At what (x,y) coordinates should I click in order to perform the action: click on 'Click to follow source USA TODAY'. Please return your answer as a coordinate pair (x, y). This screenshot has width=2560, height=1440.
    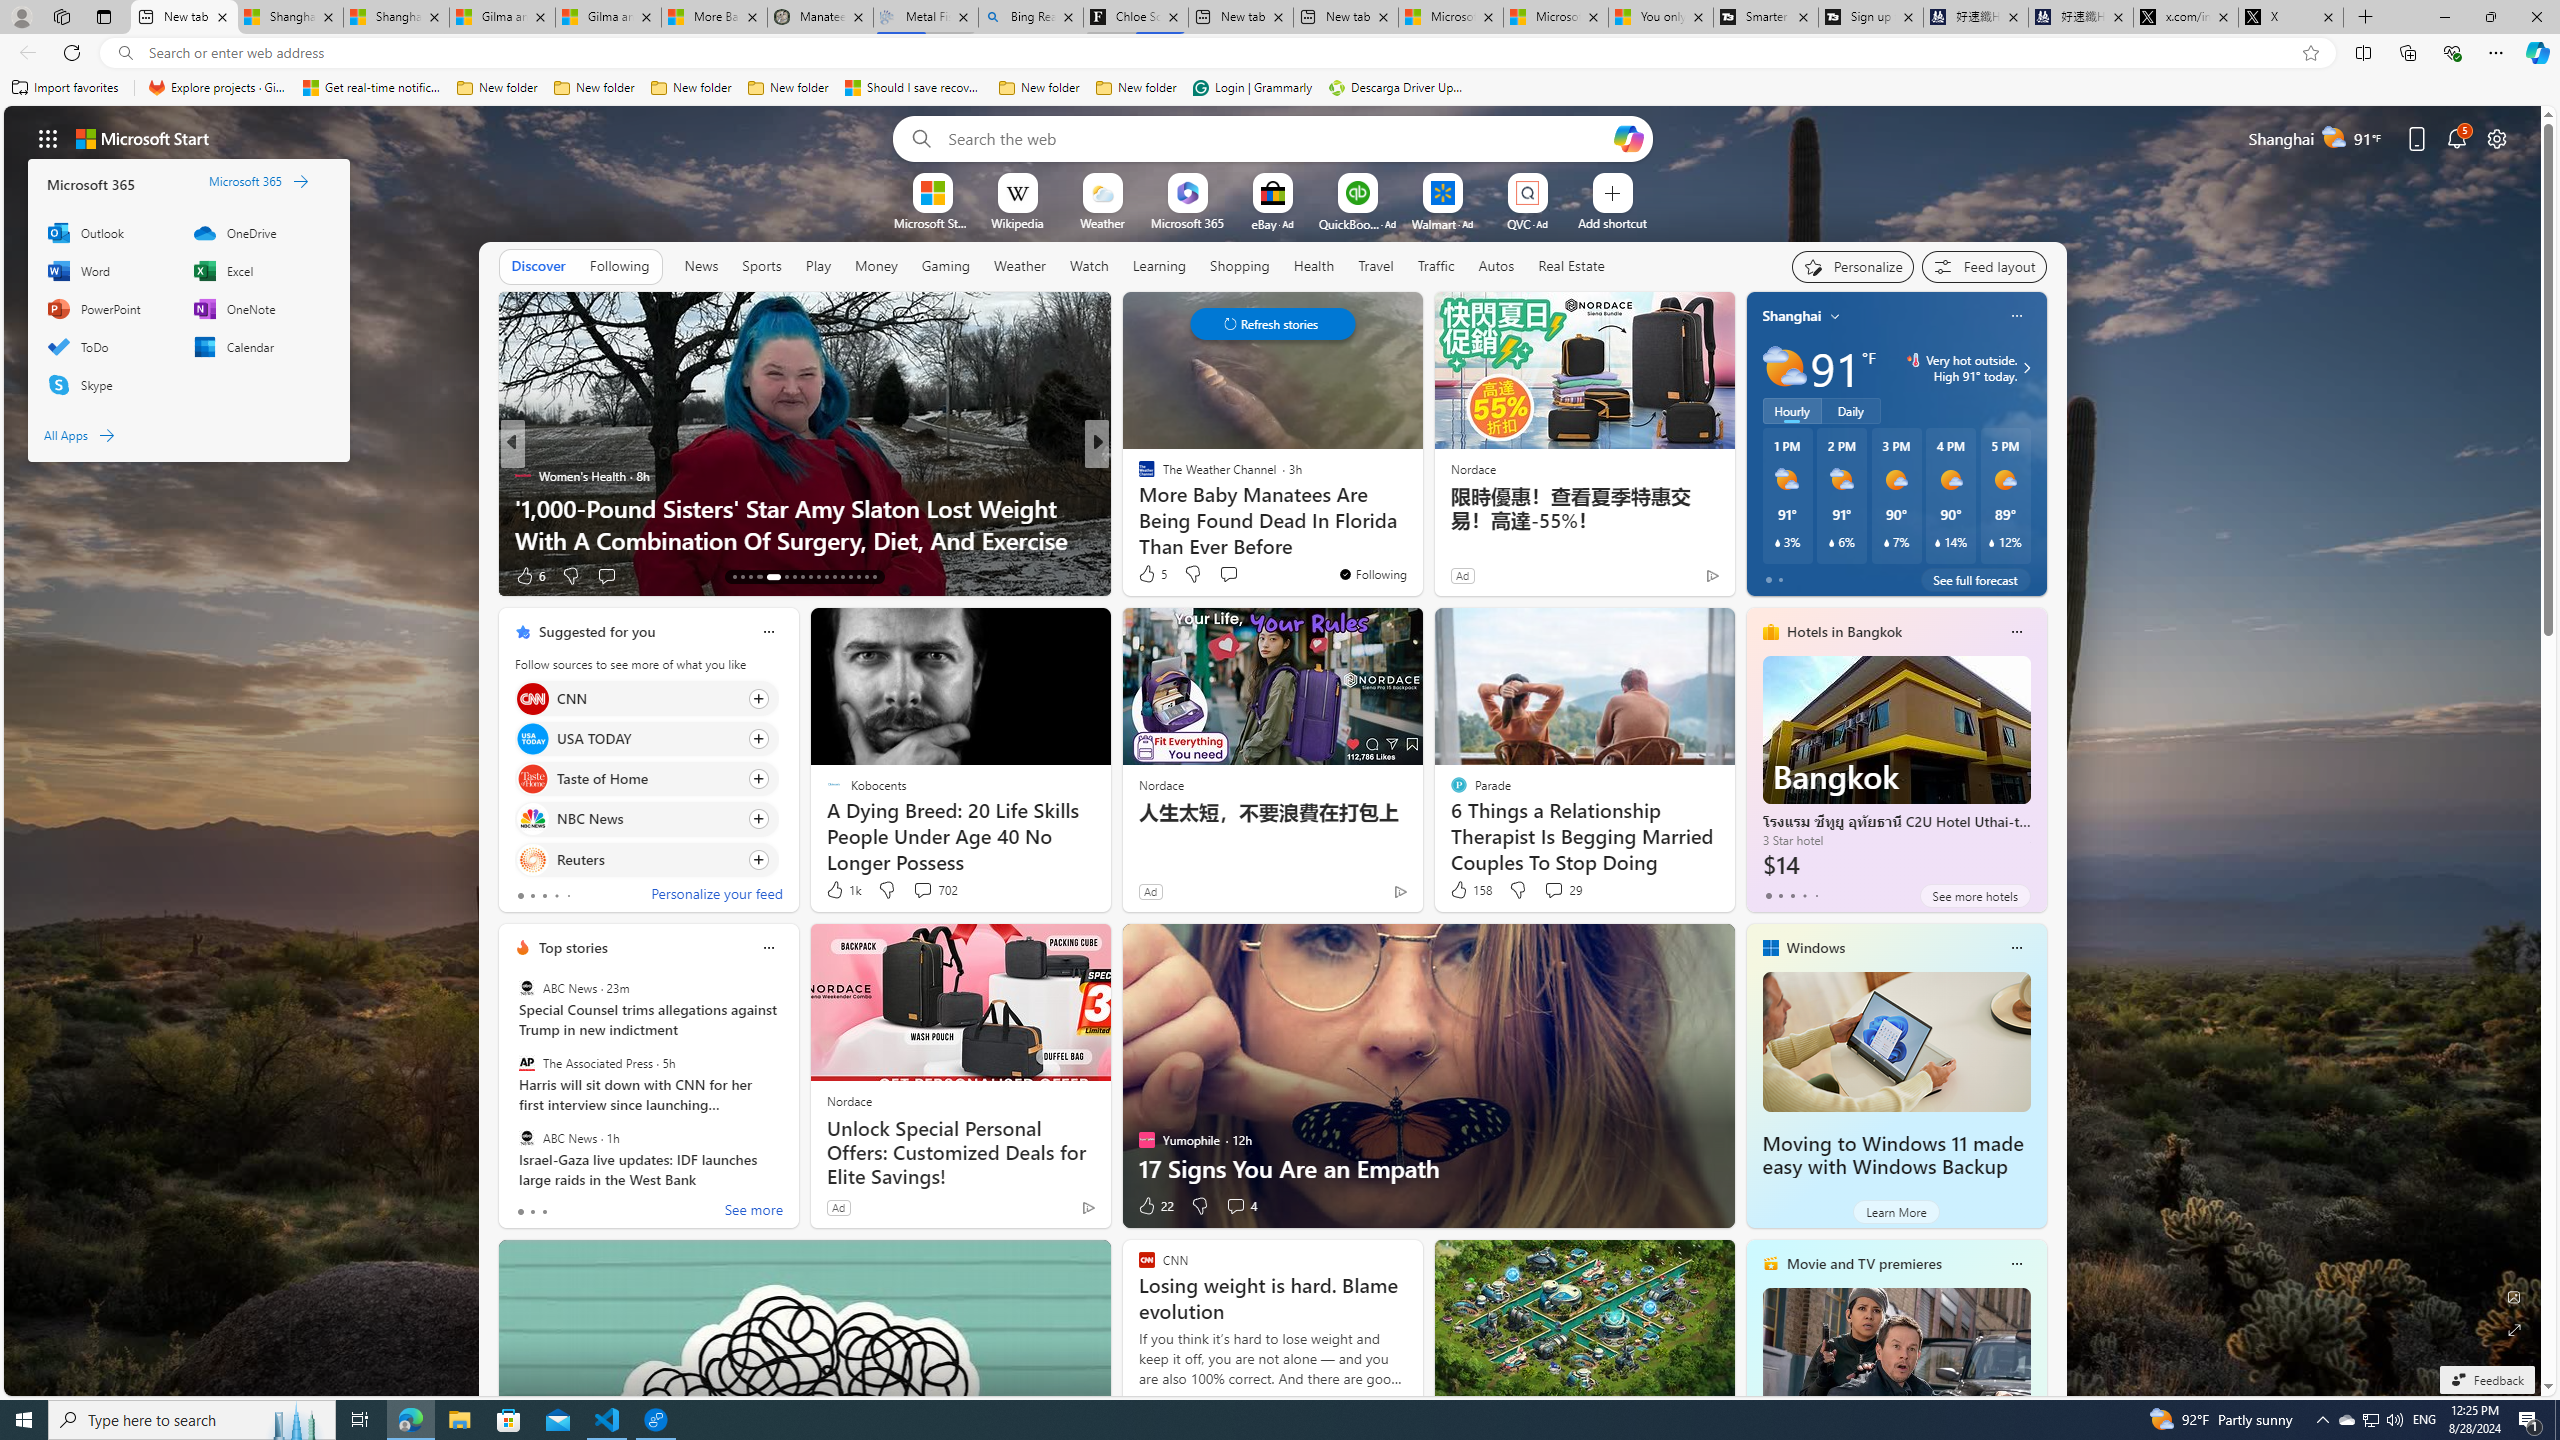
    Looking at the image, I should click on (645, 738).